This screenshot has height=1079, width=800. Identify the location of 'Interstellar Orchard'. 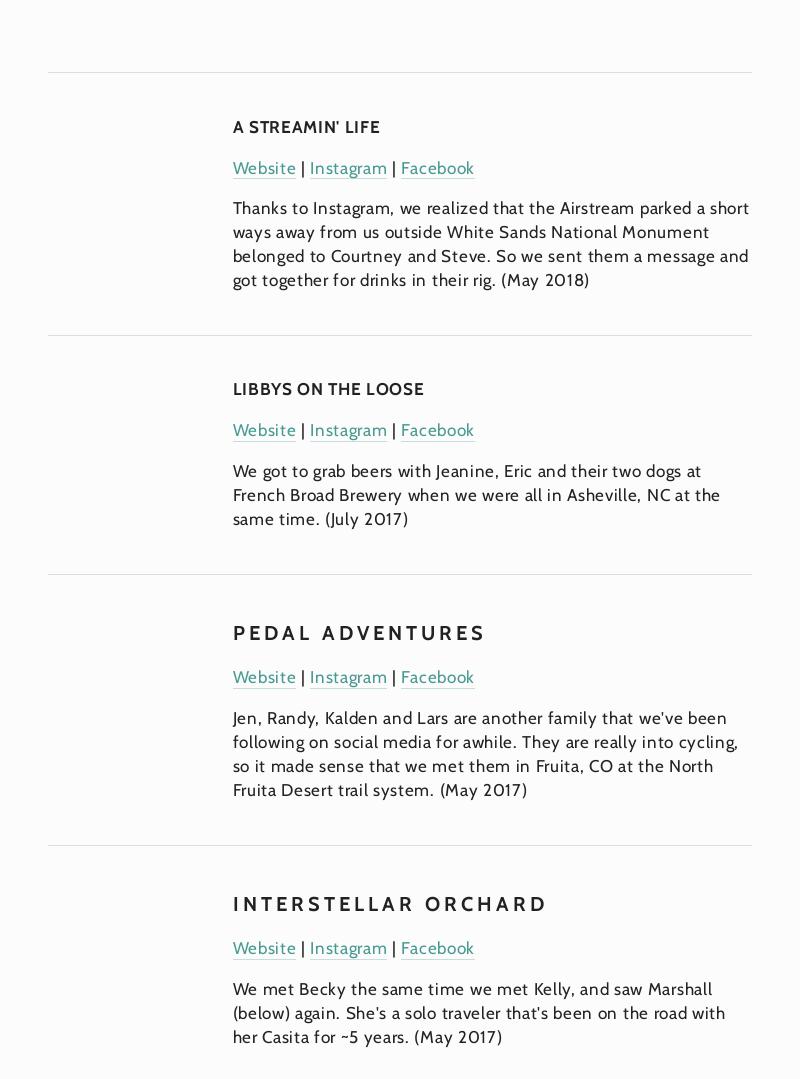
(388, 902).